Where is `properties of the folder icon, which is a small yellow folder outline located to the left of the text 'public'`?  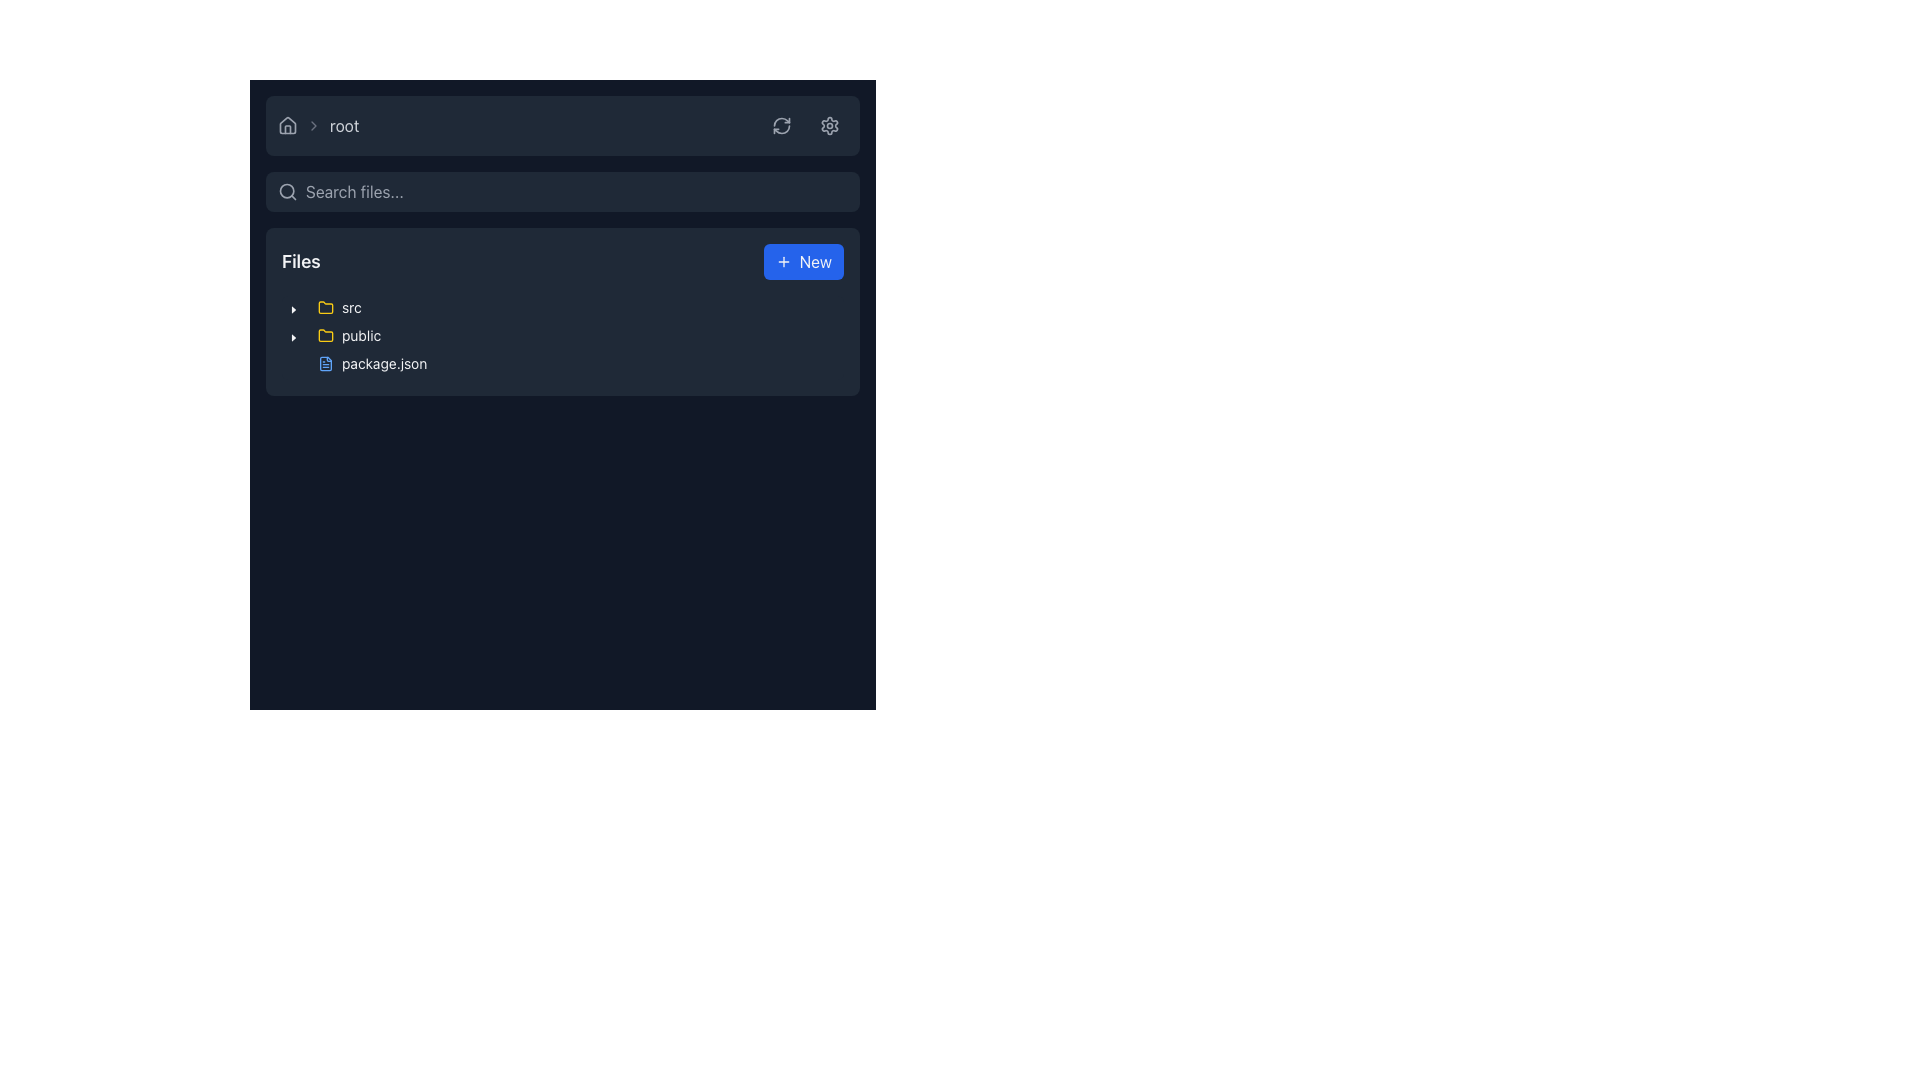
properties of the folder icon, which is a small yellow folder outline located to the left of the text 'public' is located at coordinates (326, 334).